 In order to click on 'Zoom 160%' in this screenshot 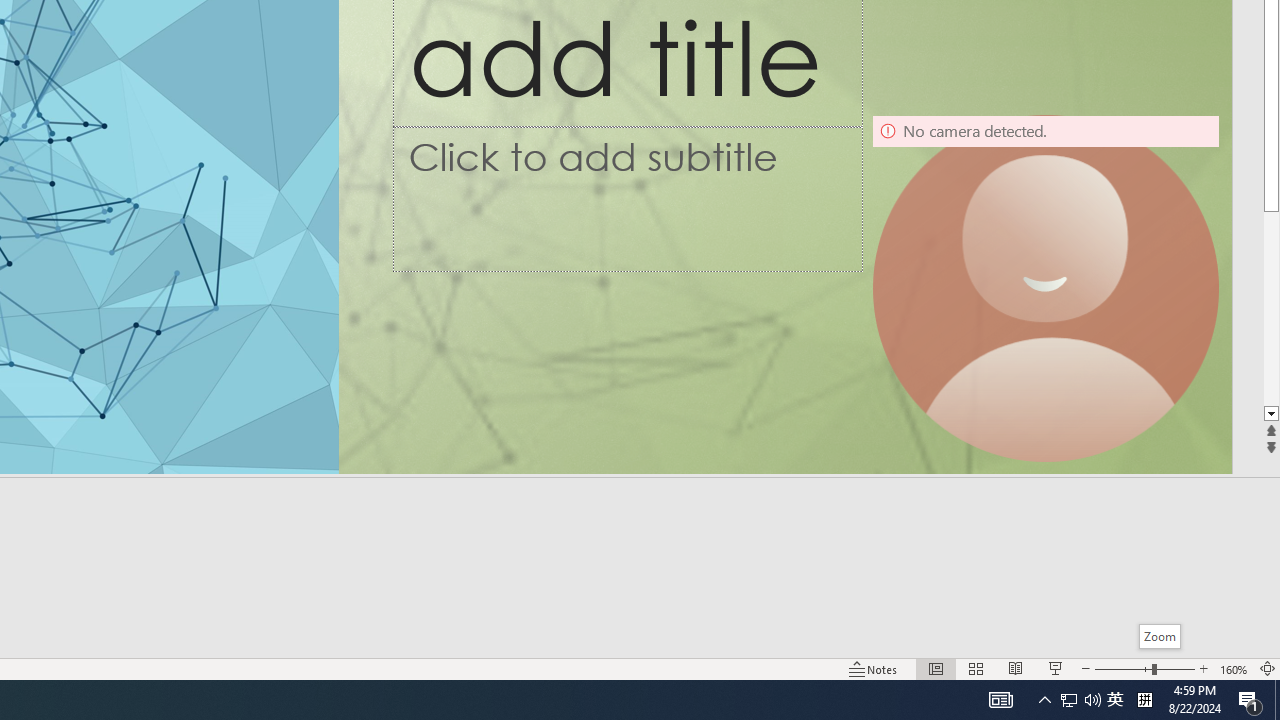, I will do `click(1233, 669)`.